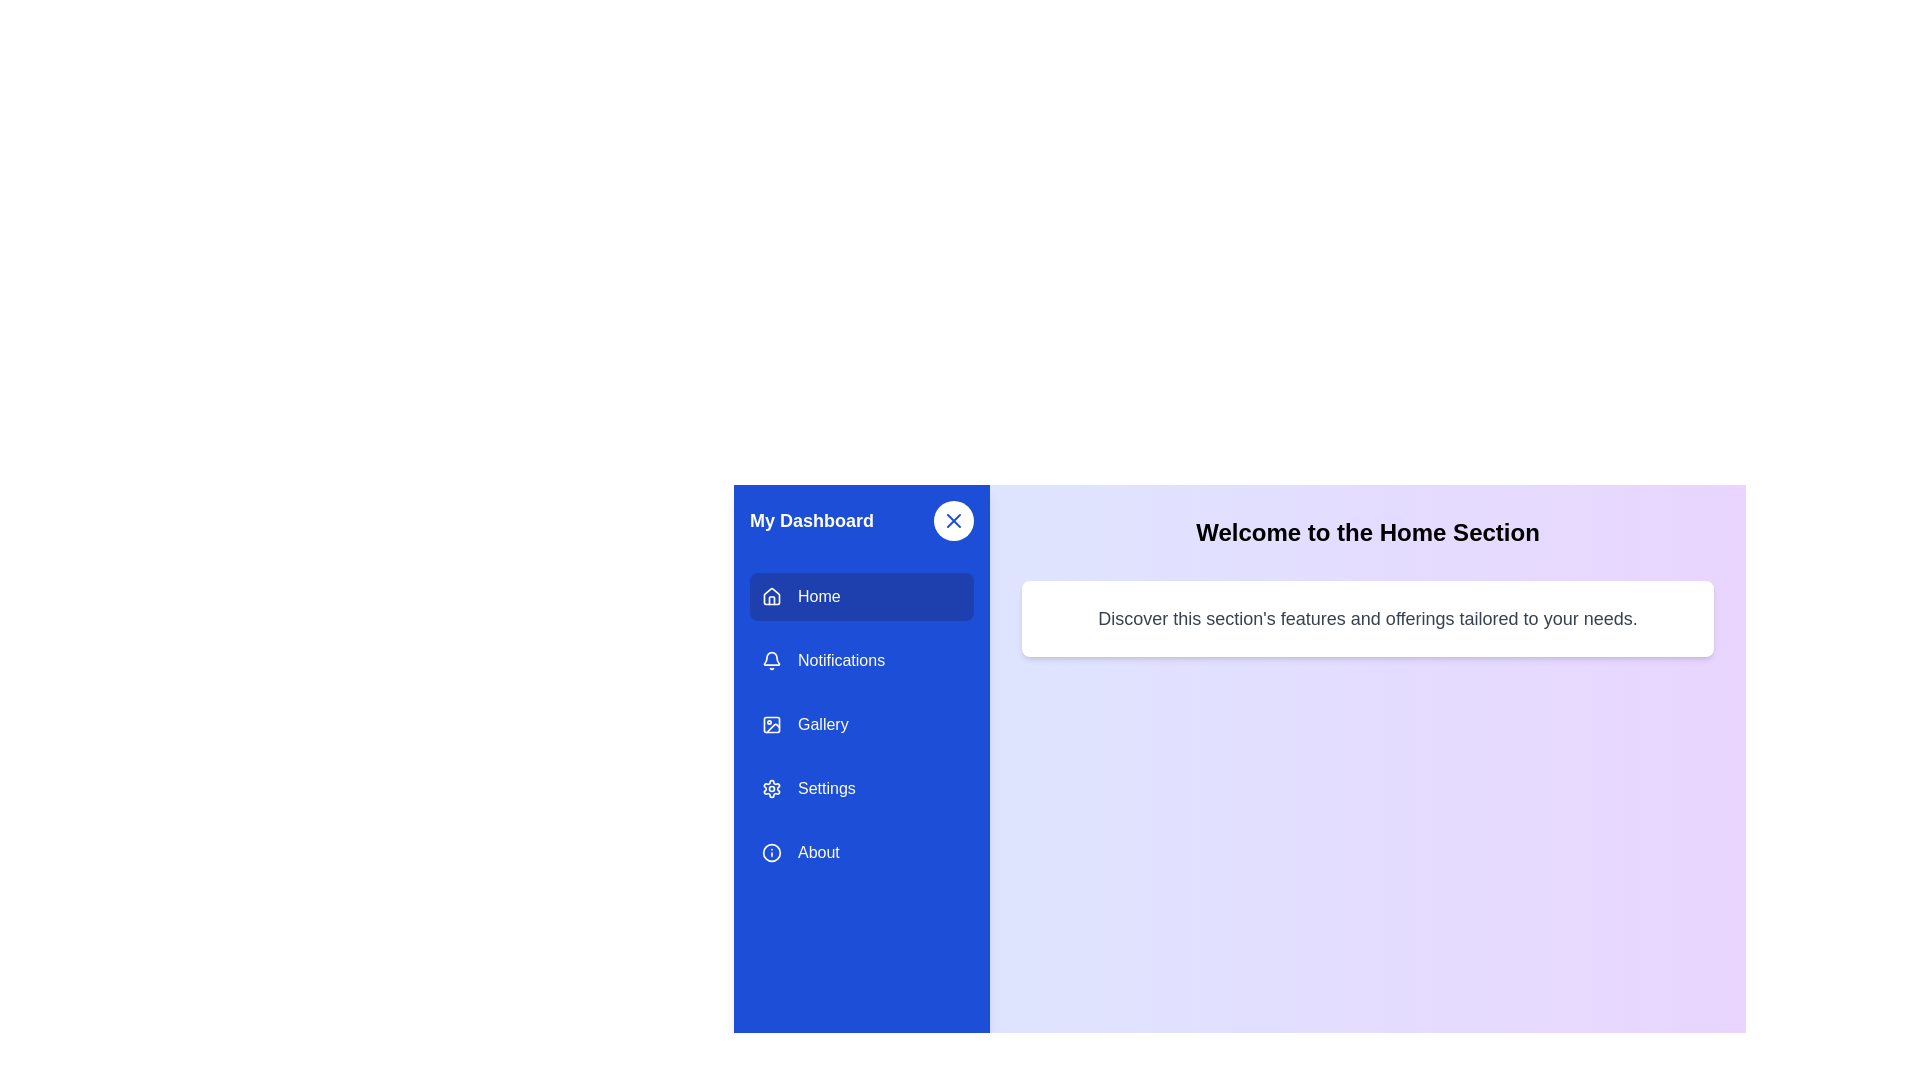  What do you see at coordinates (862, 852) in the screenshot?
I see `the menu item About to explore its hover effect` at bounding box center [862, 852].